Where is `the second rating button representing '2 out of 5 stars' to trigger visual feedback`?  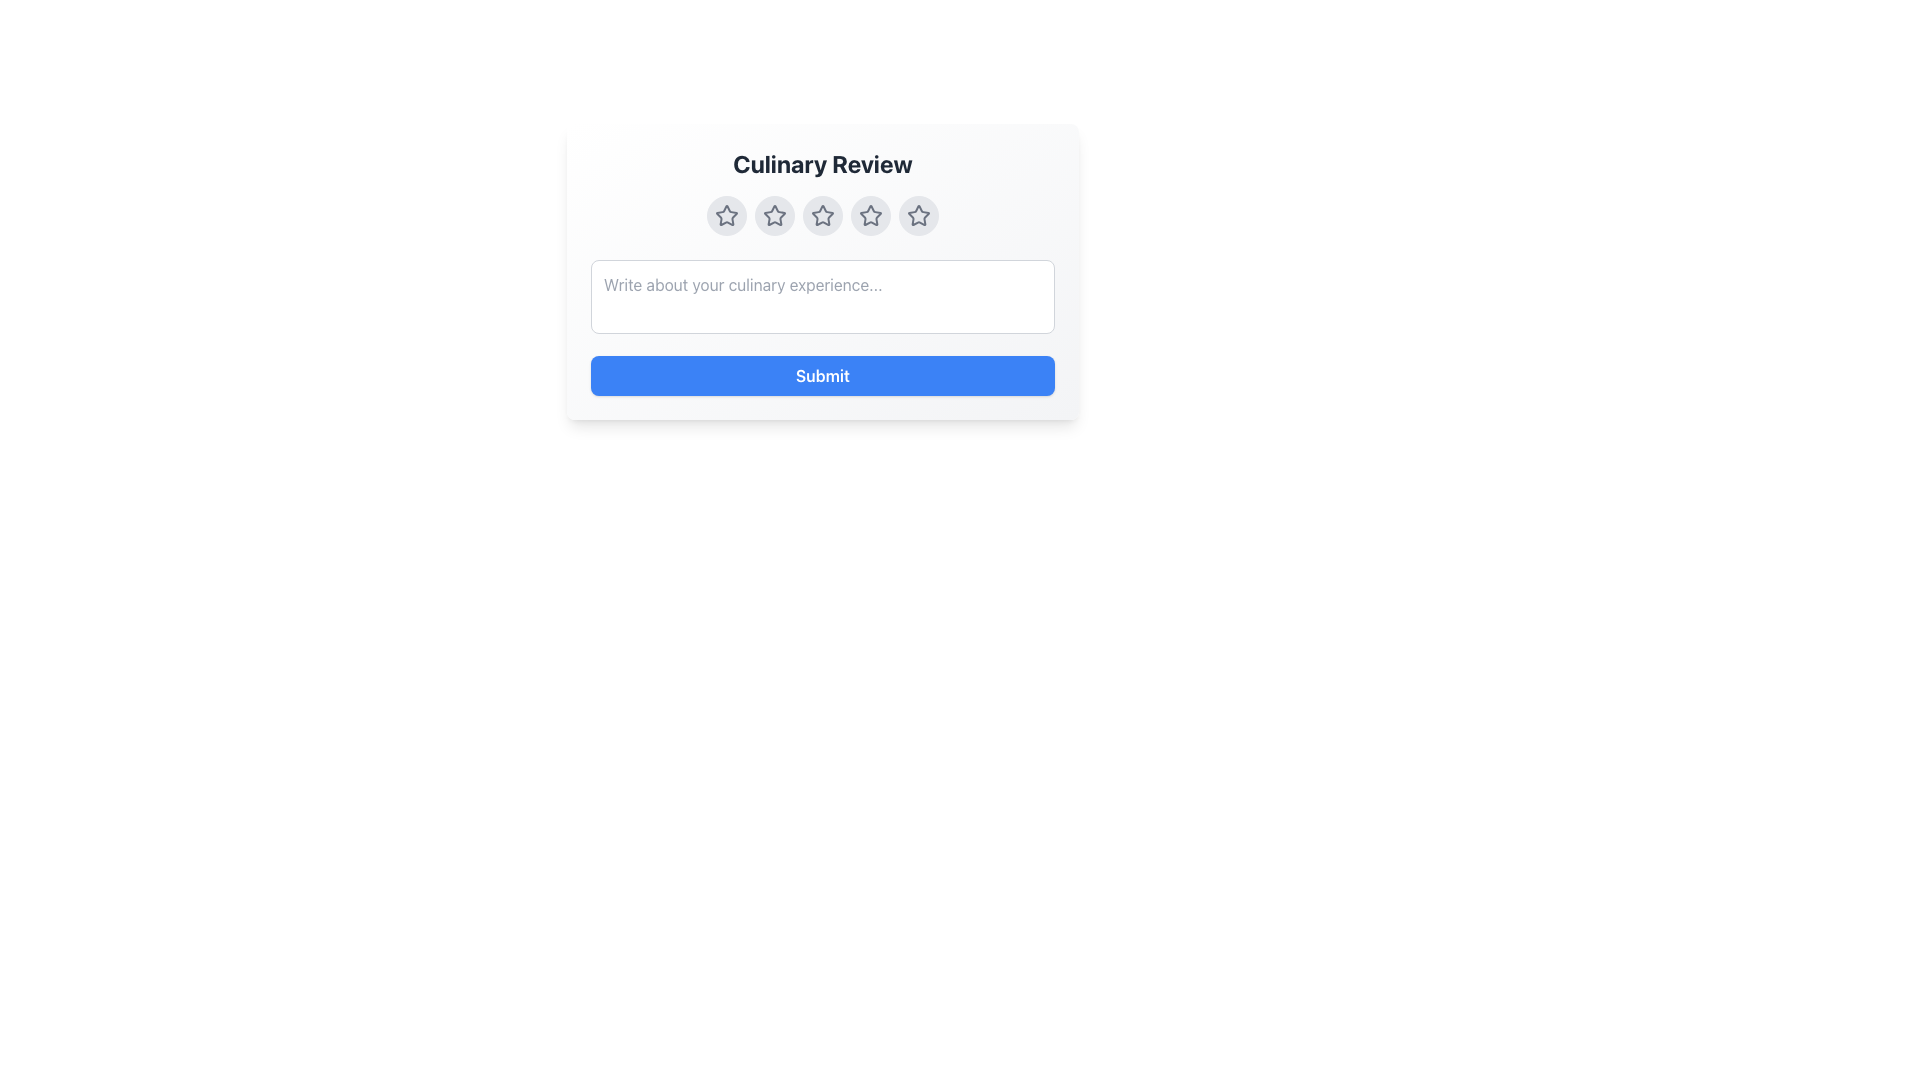
the second rating button representing '2 out of 5 stars' to trigger visual feedback is located at coordinates (773, 216).